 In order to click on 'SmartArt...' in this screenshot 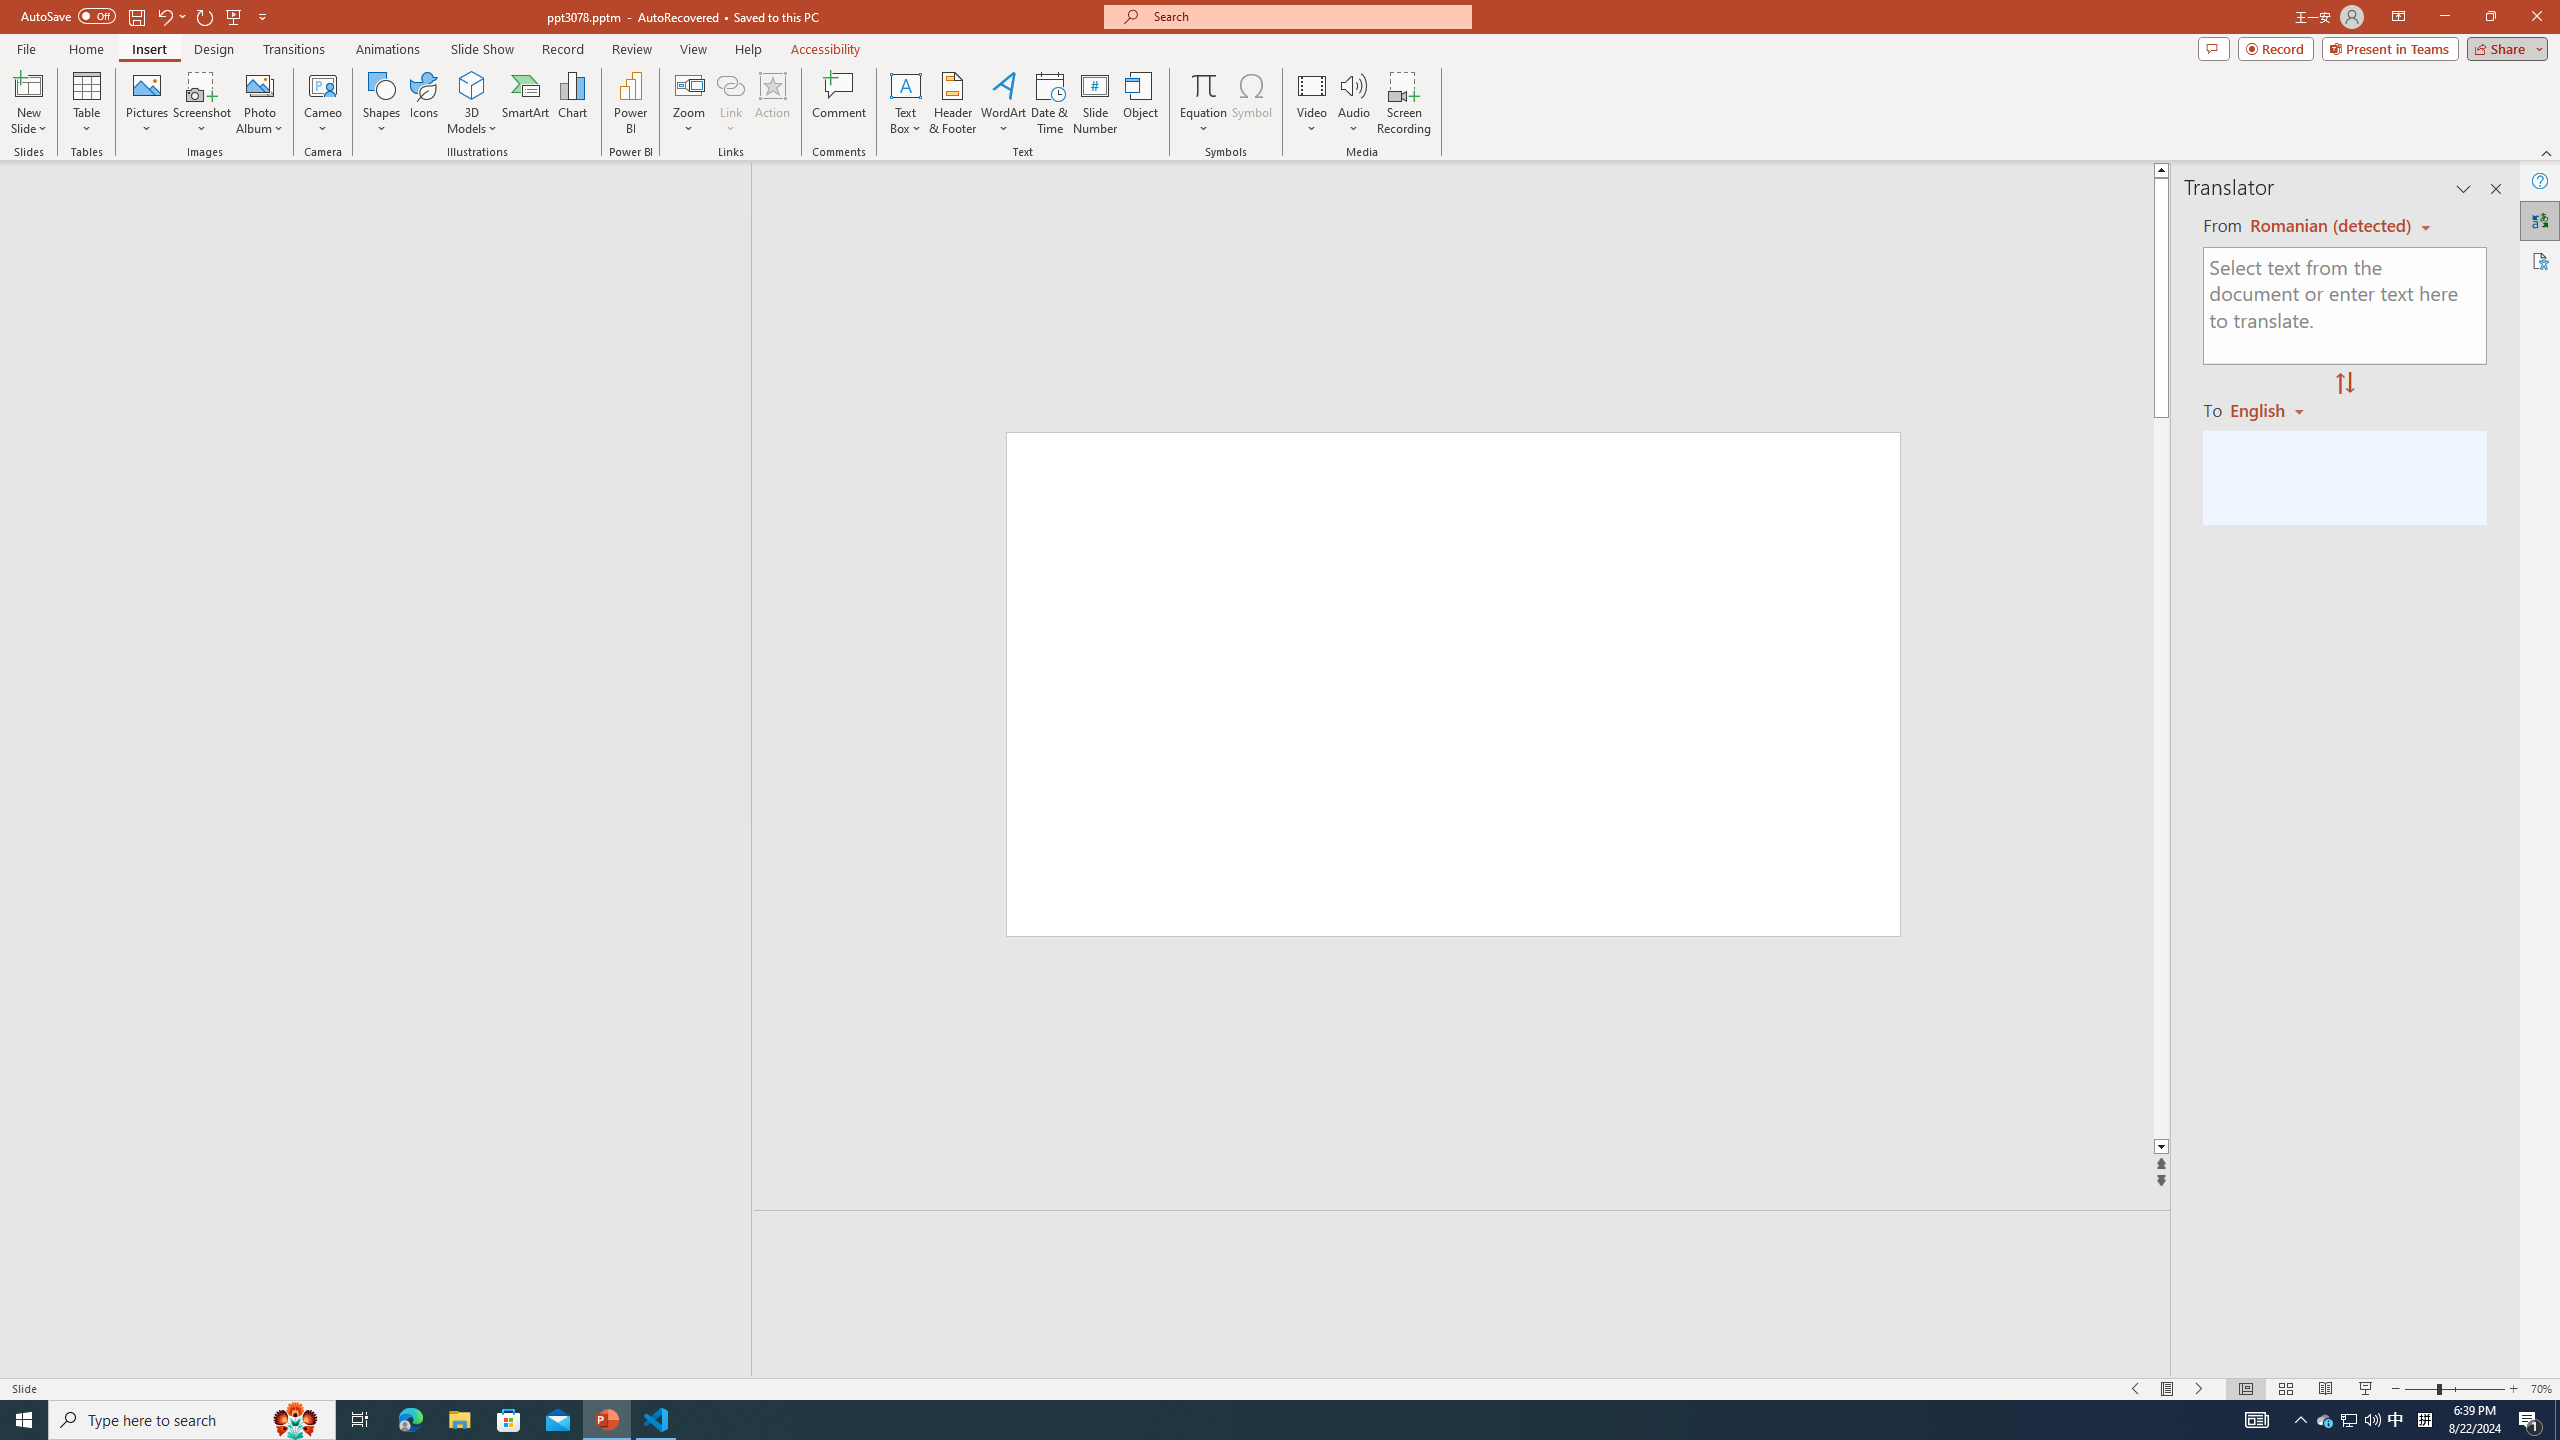, I will do `click(525, 103)`.